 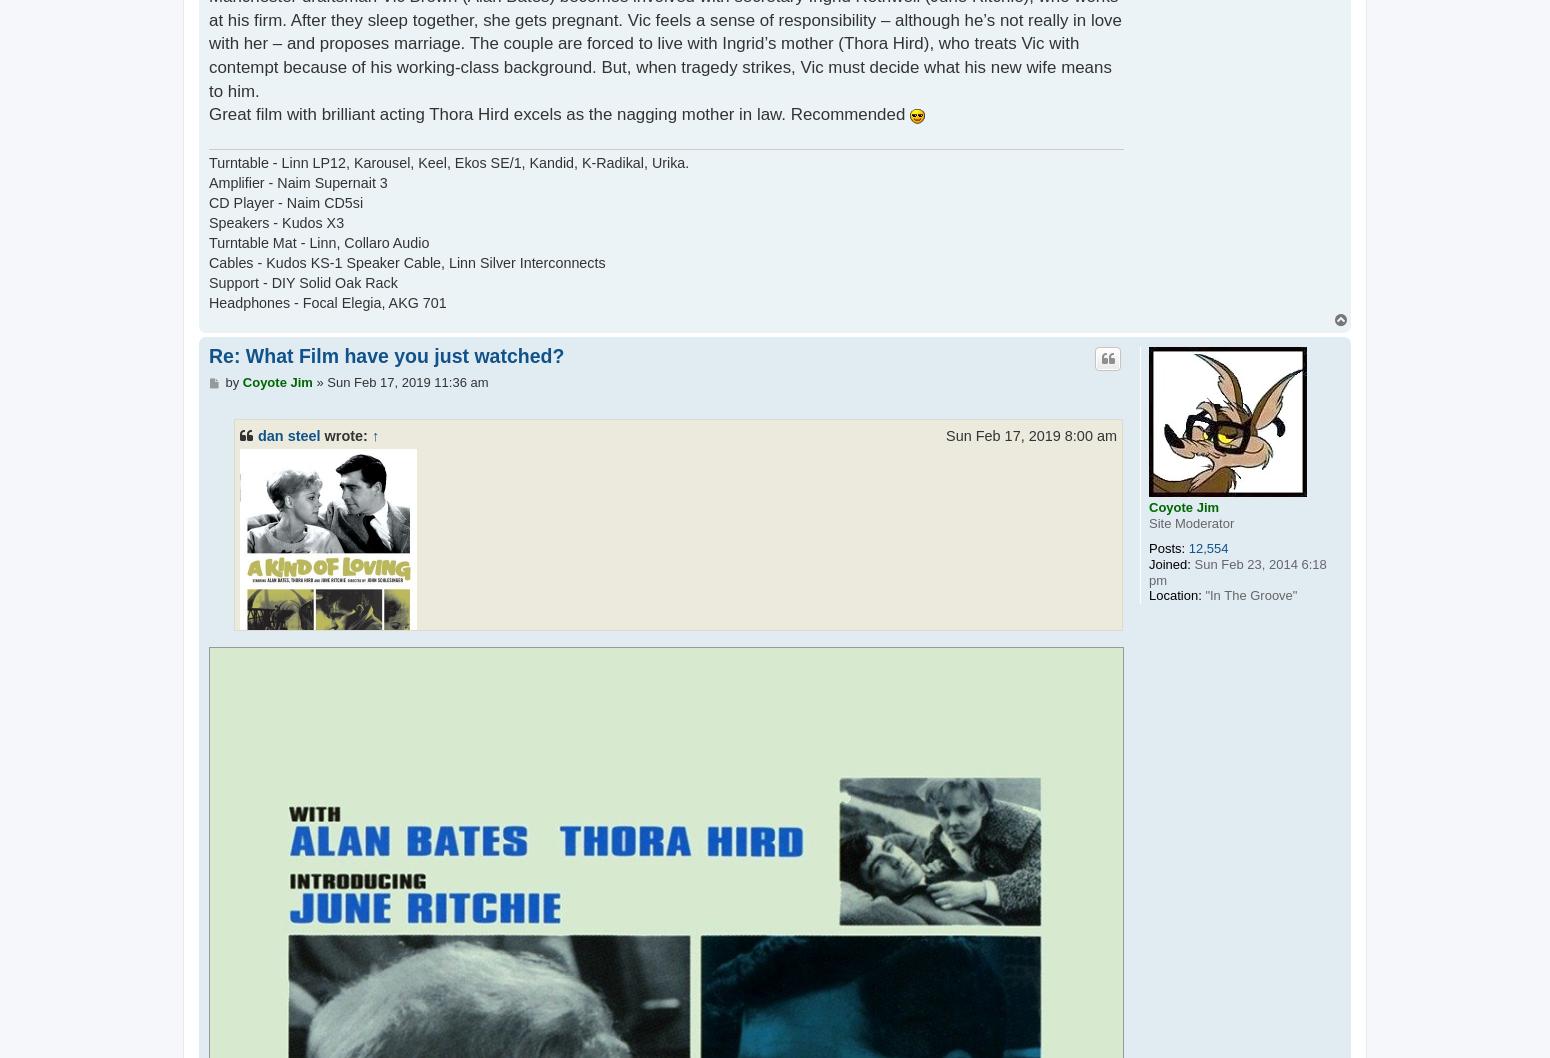 What do you see at coordinates (344, 435) in the screenshot?
I see `'wrote:'` at bounding box center [344, 435].